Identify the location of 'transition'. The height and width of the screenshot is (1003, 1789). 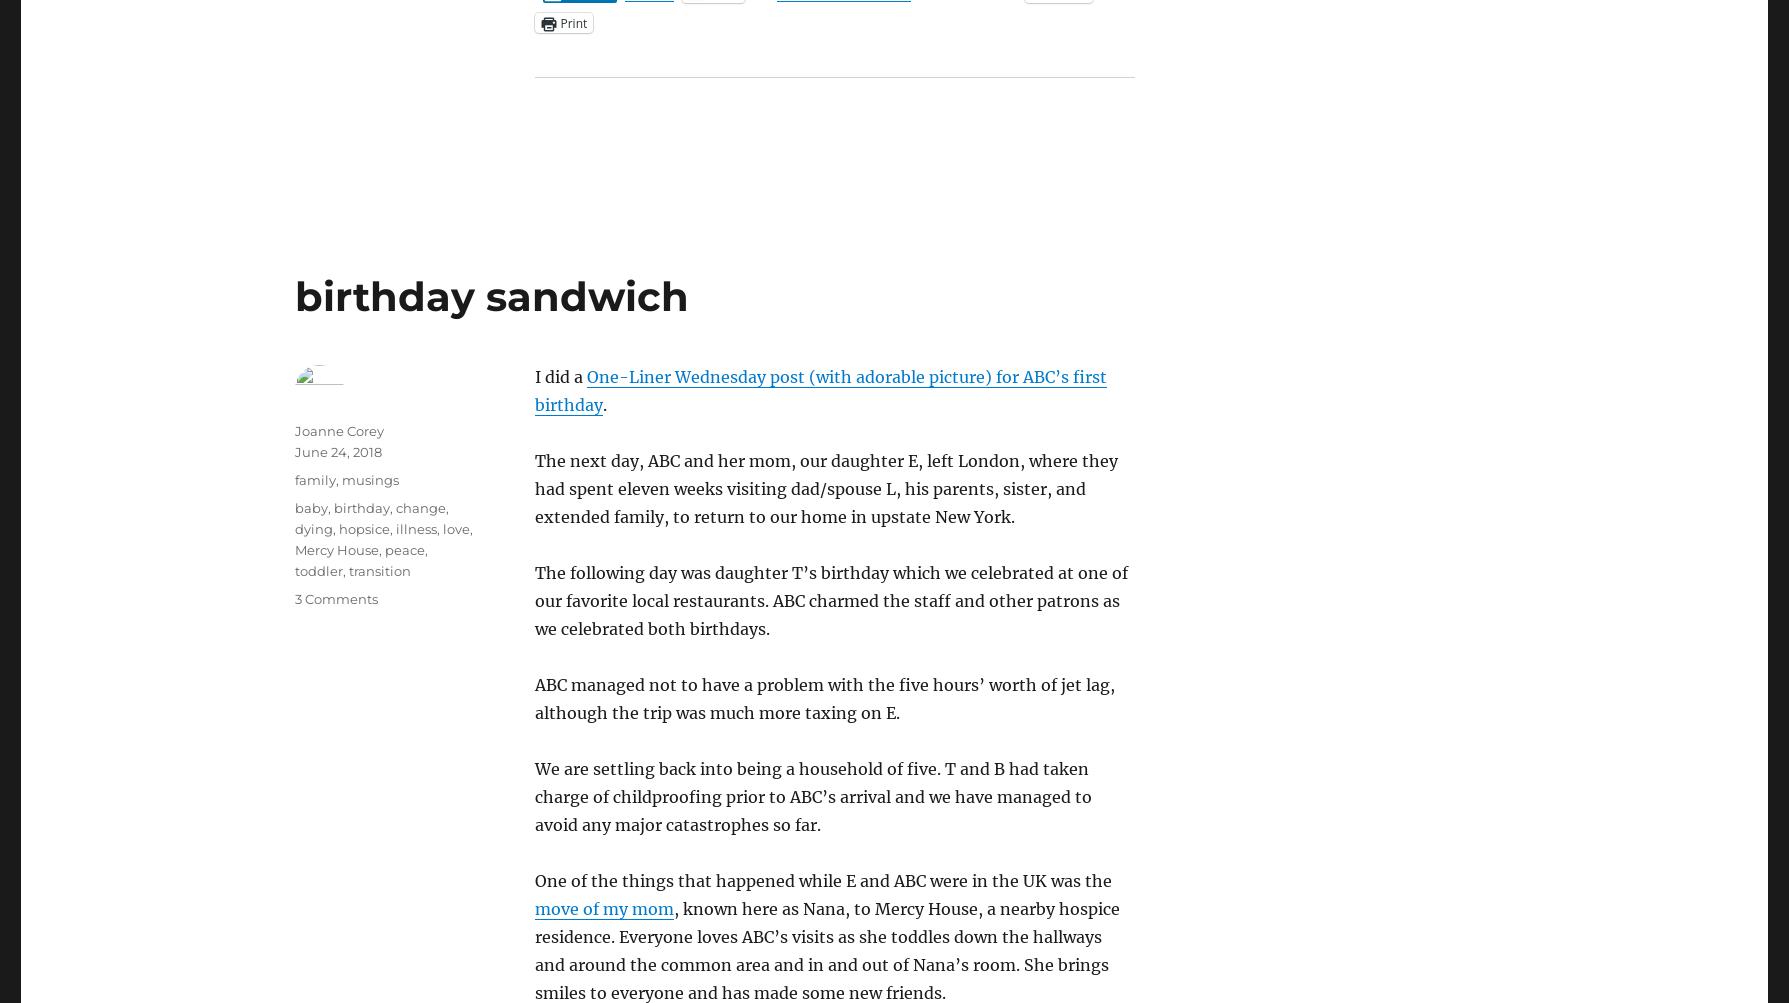
(378, 570).